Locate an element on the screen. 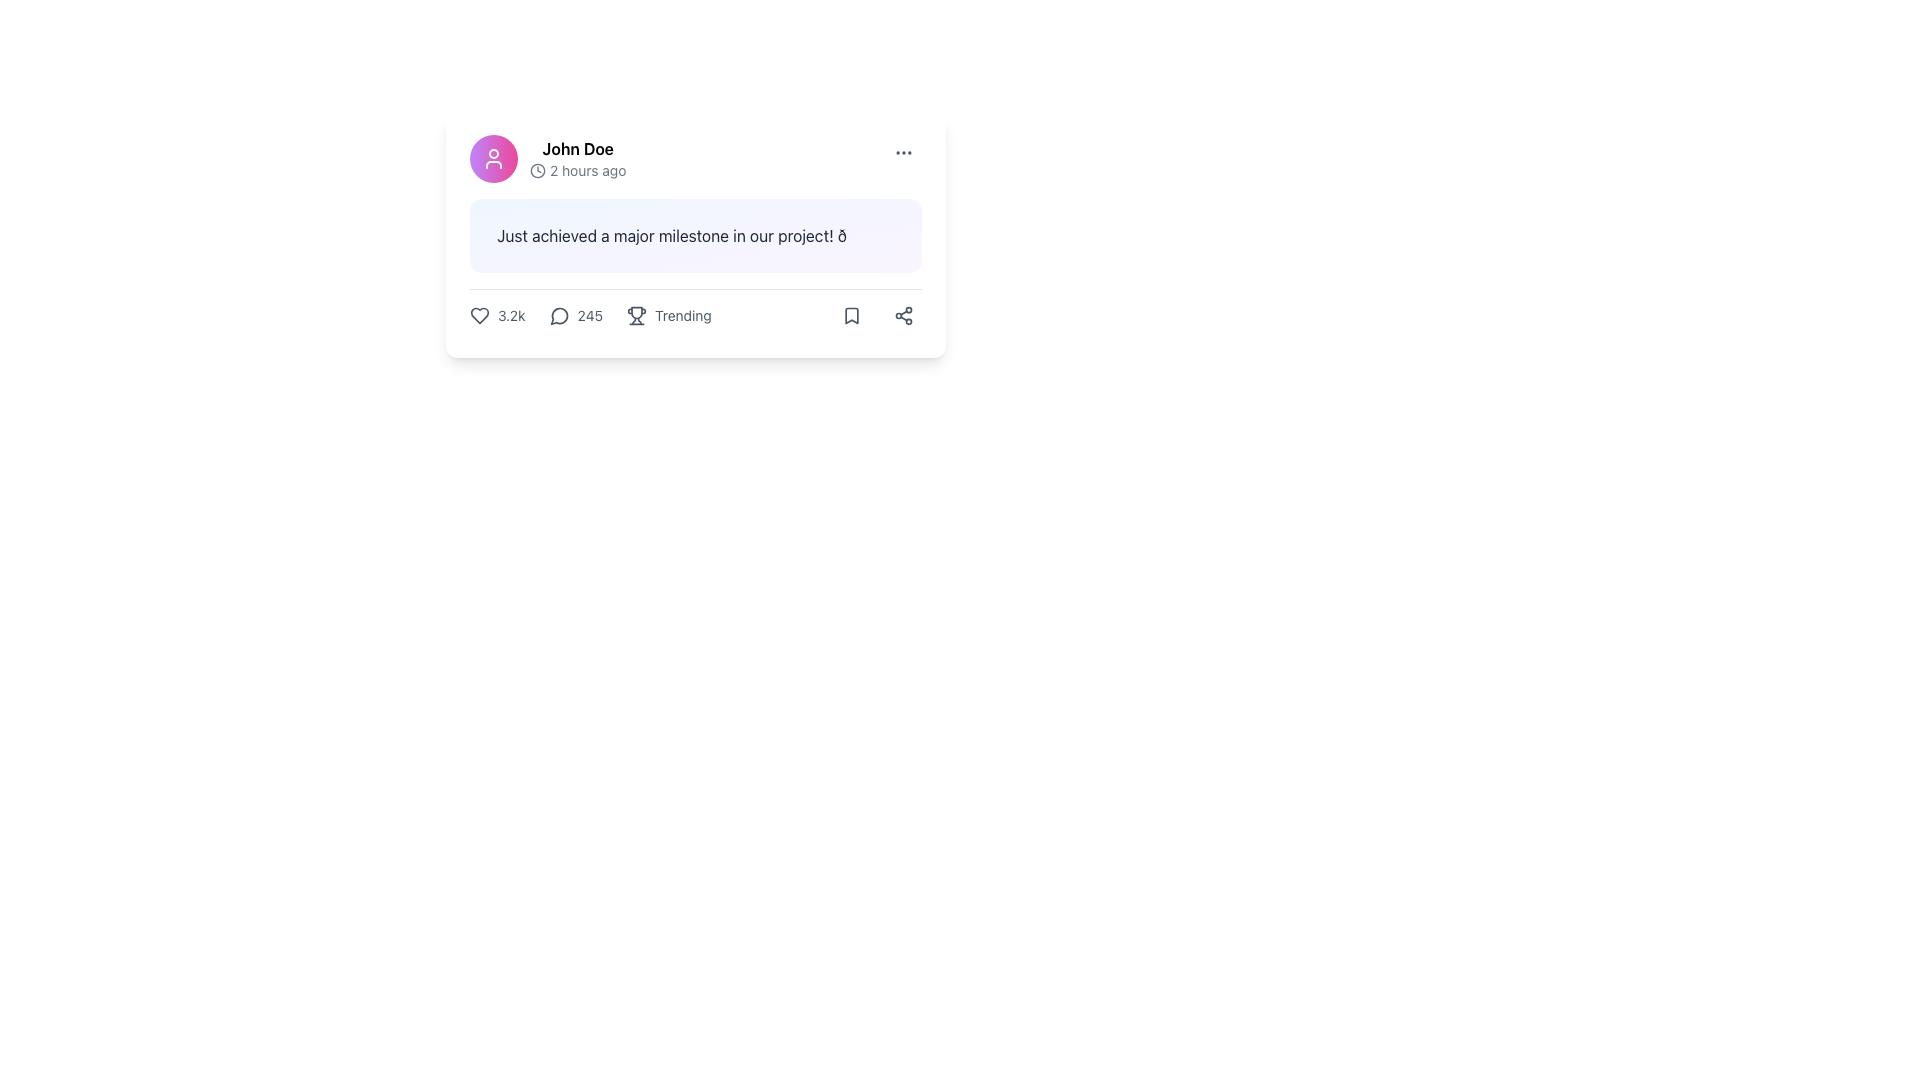  the like counter icon, which displays the number of likes or favorites a post has received, to like or unlike the post is located at coordinates (497, 315).